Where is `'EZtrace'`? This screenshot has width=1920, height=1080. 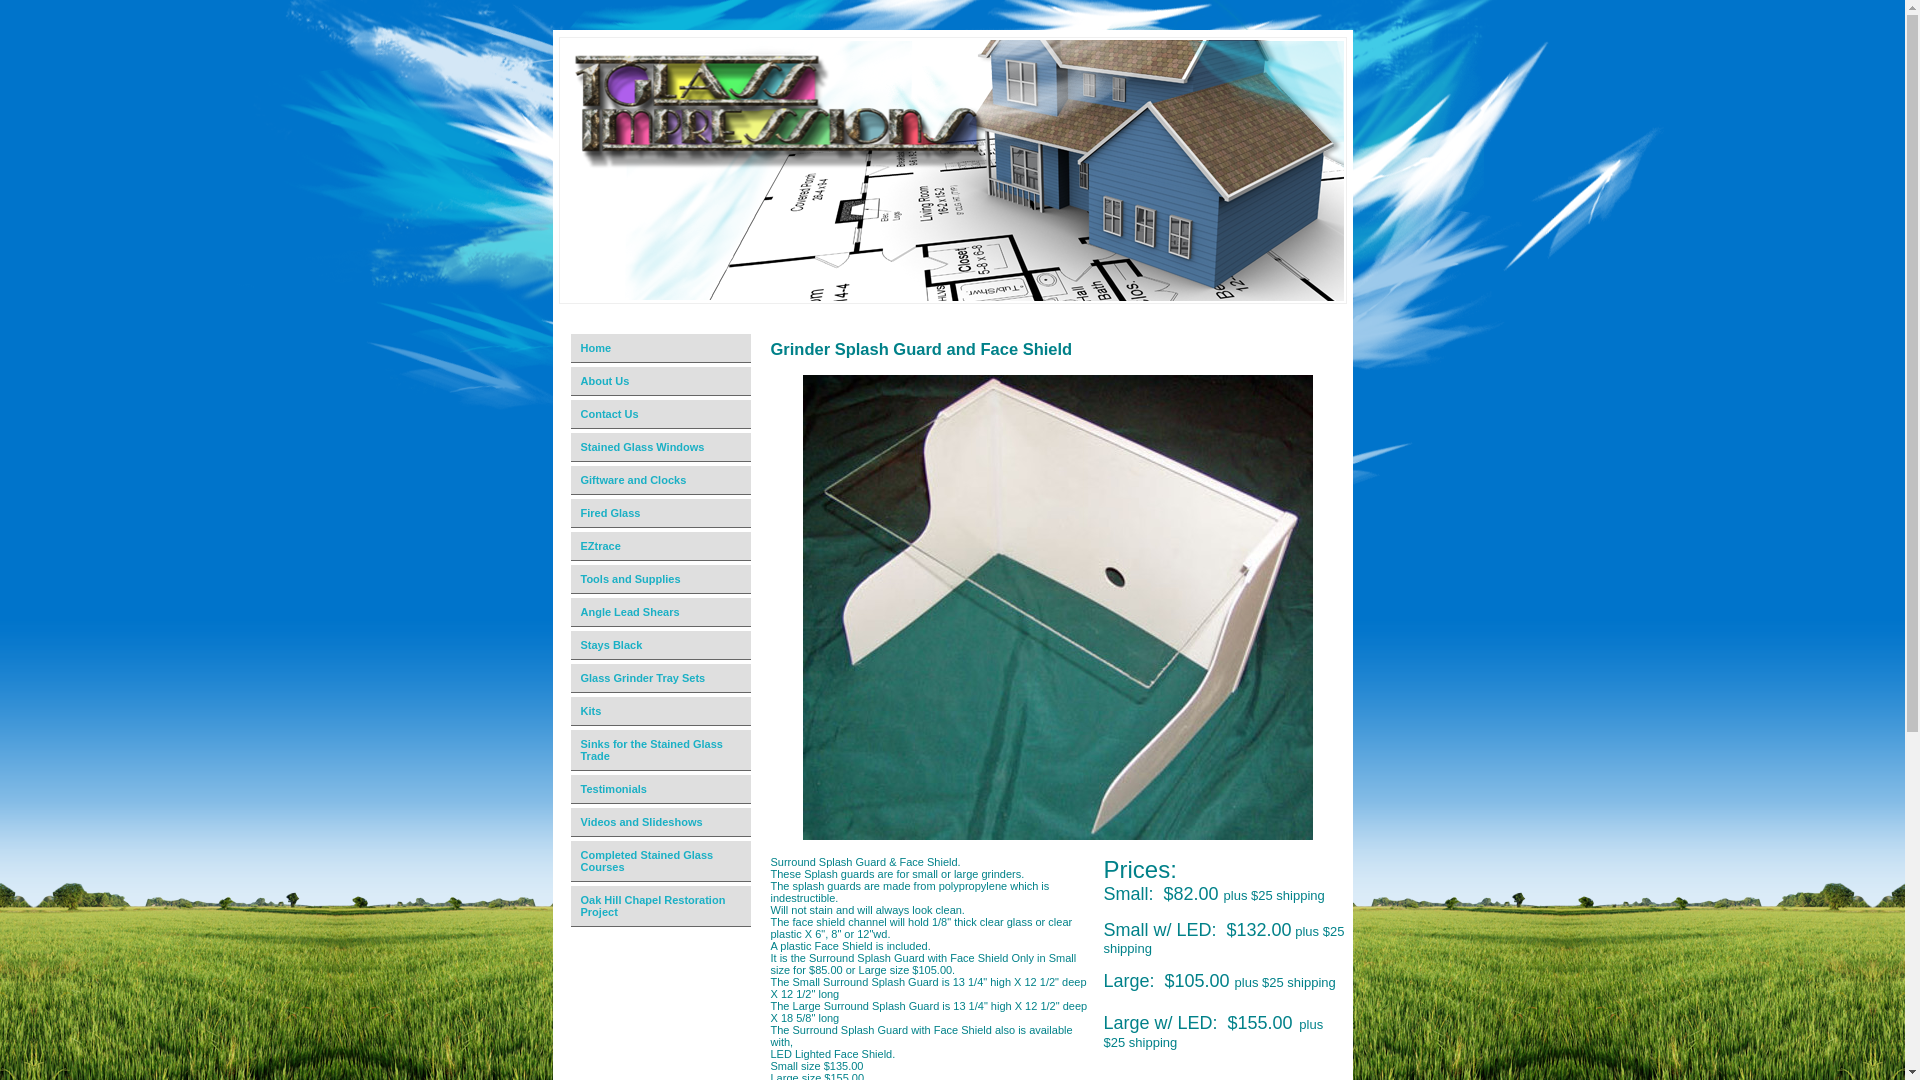 'EZtrace' is located at coordinates (662, 546).